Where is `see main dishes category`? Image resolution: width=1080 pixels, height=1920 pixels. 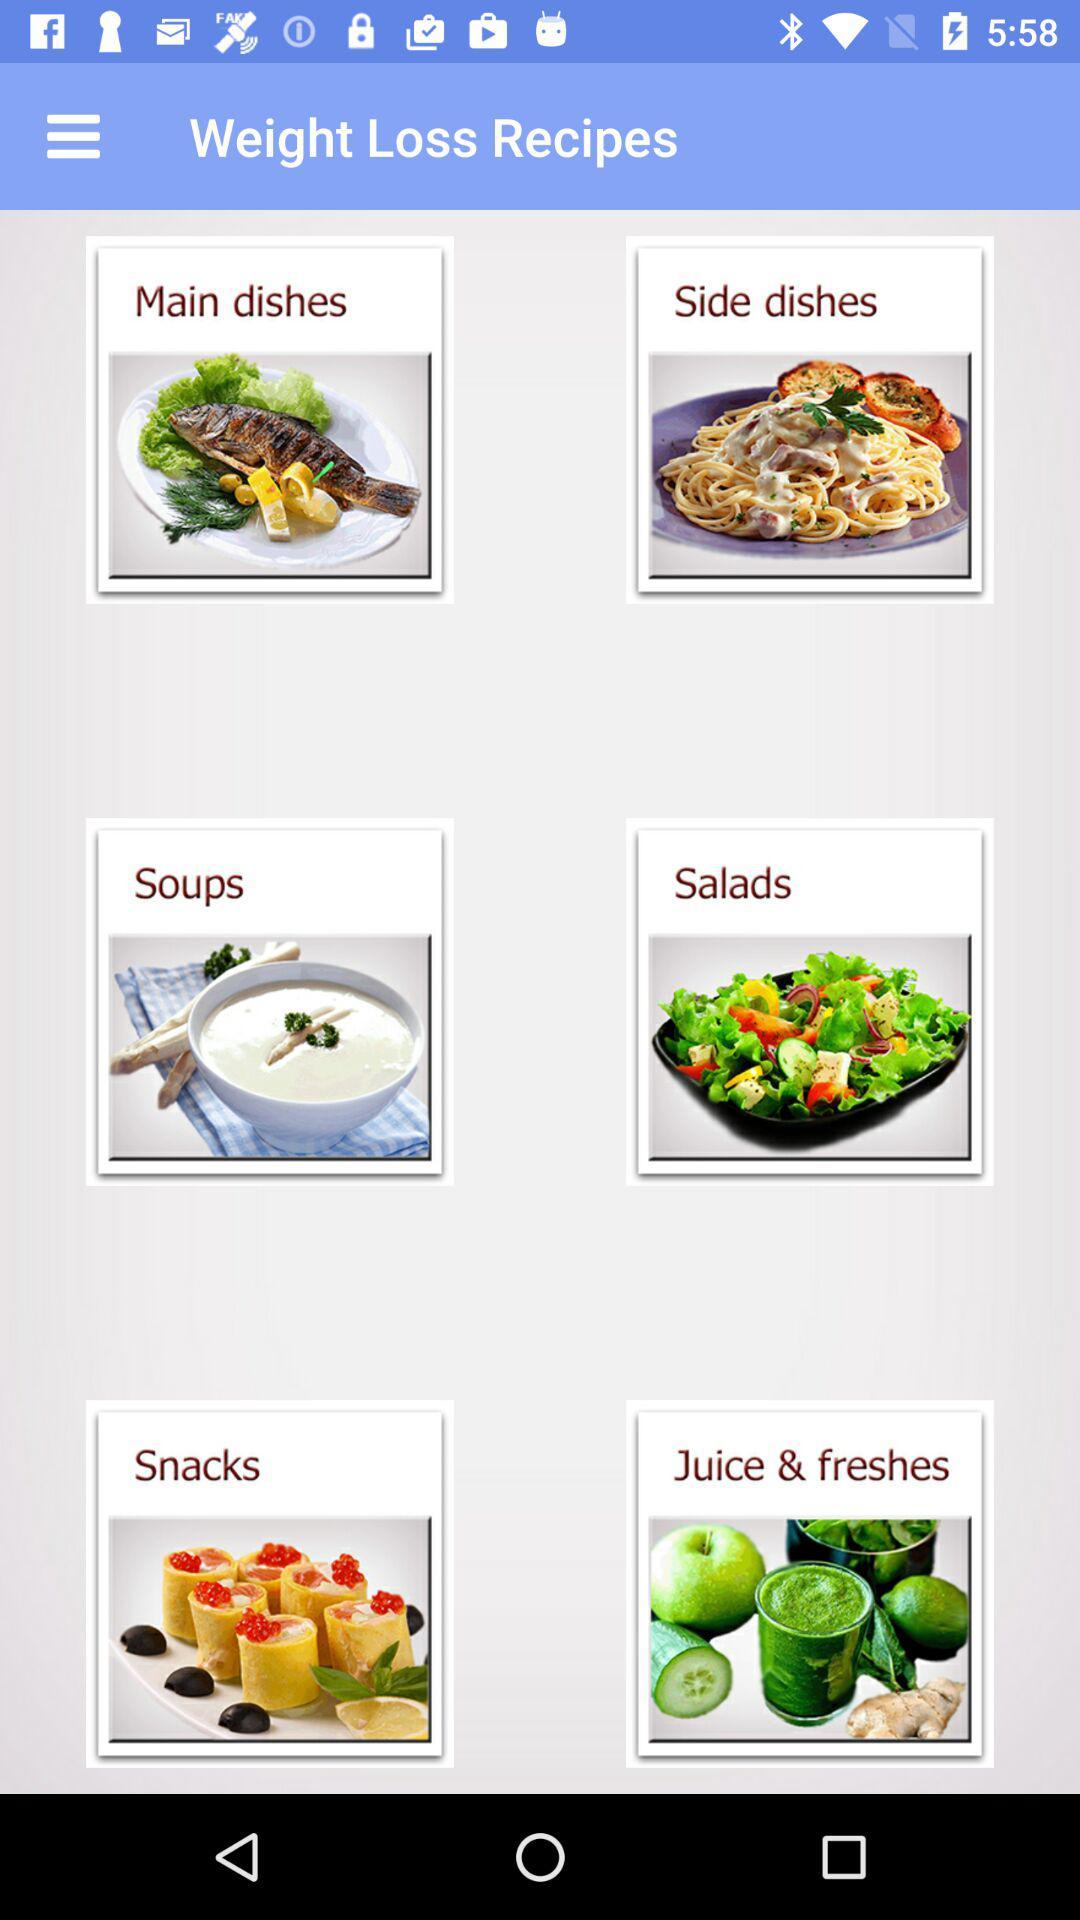
see main dishes category is located at coordinates (270, 419).